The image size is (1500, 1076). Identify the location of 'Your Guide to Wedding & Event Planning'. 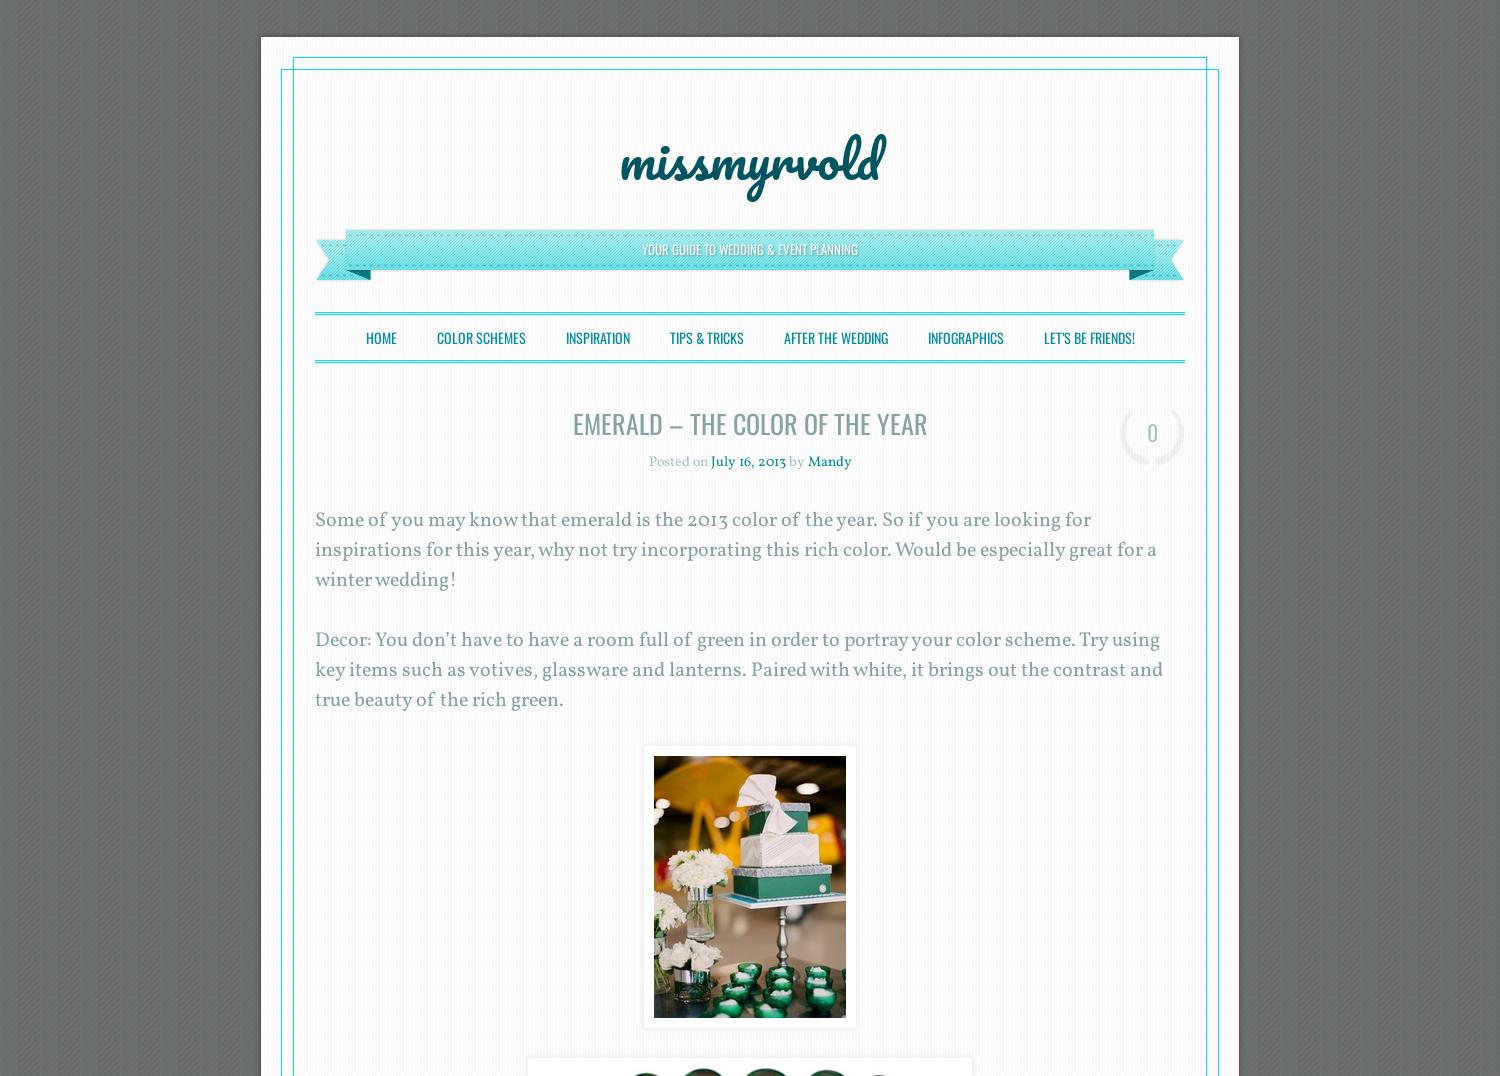
(750, 248).